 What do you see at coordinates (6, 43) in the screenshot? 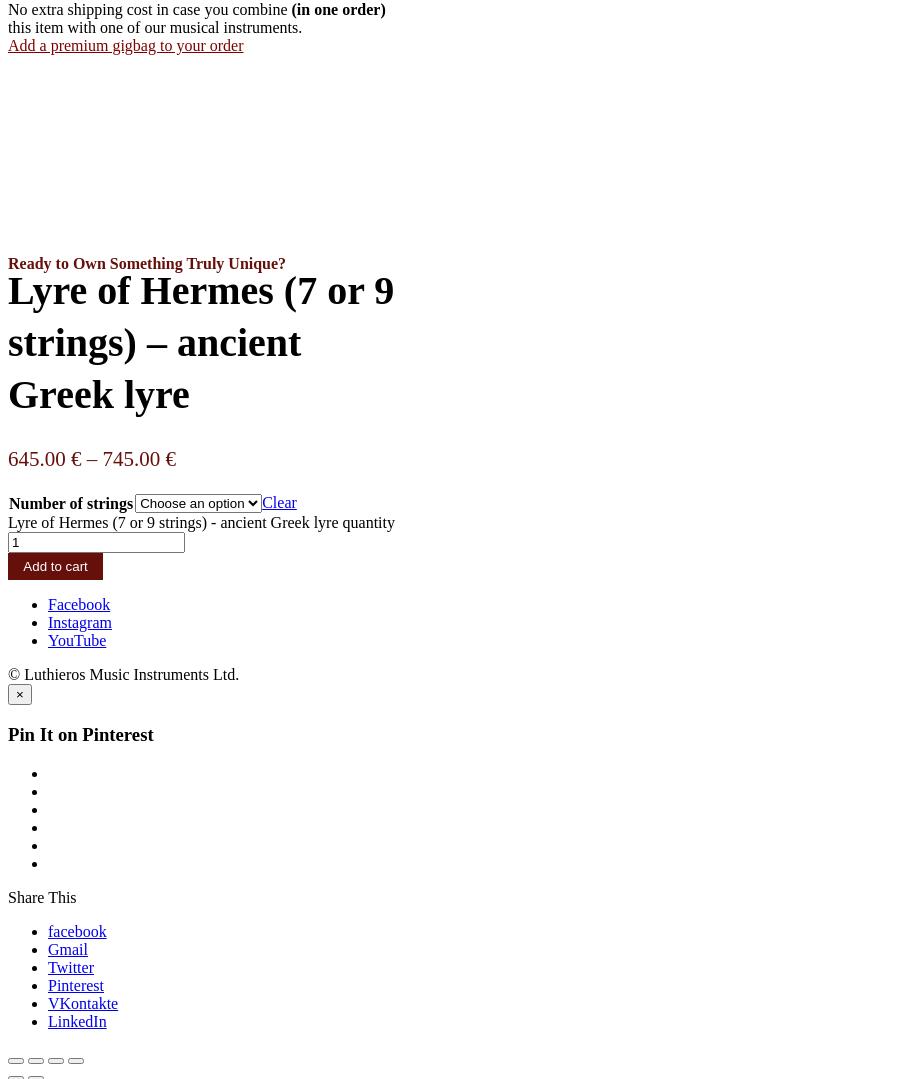
I see `'Add a premium gigbag to your order'` at bounding box center [6, 43].